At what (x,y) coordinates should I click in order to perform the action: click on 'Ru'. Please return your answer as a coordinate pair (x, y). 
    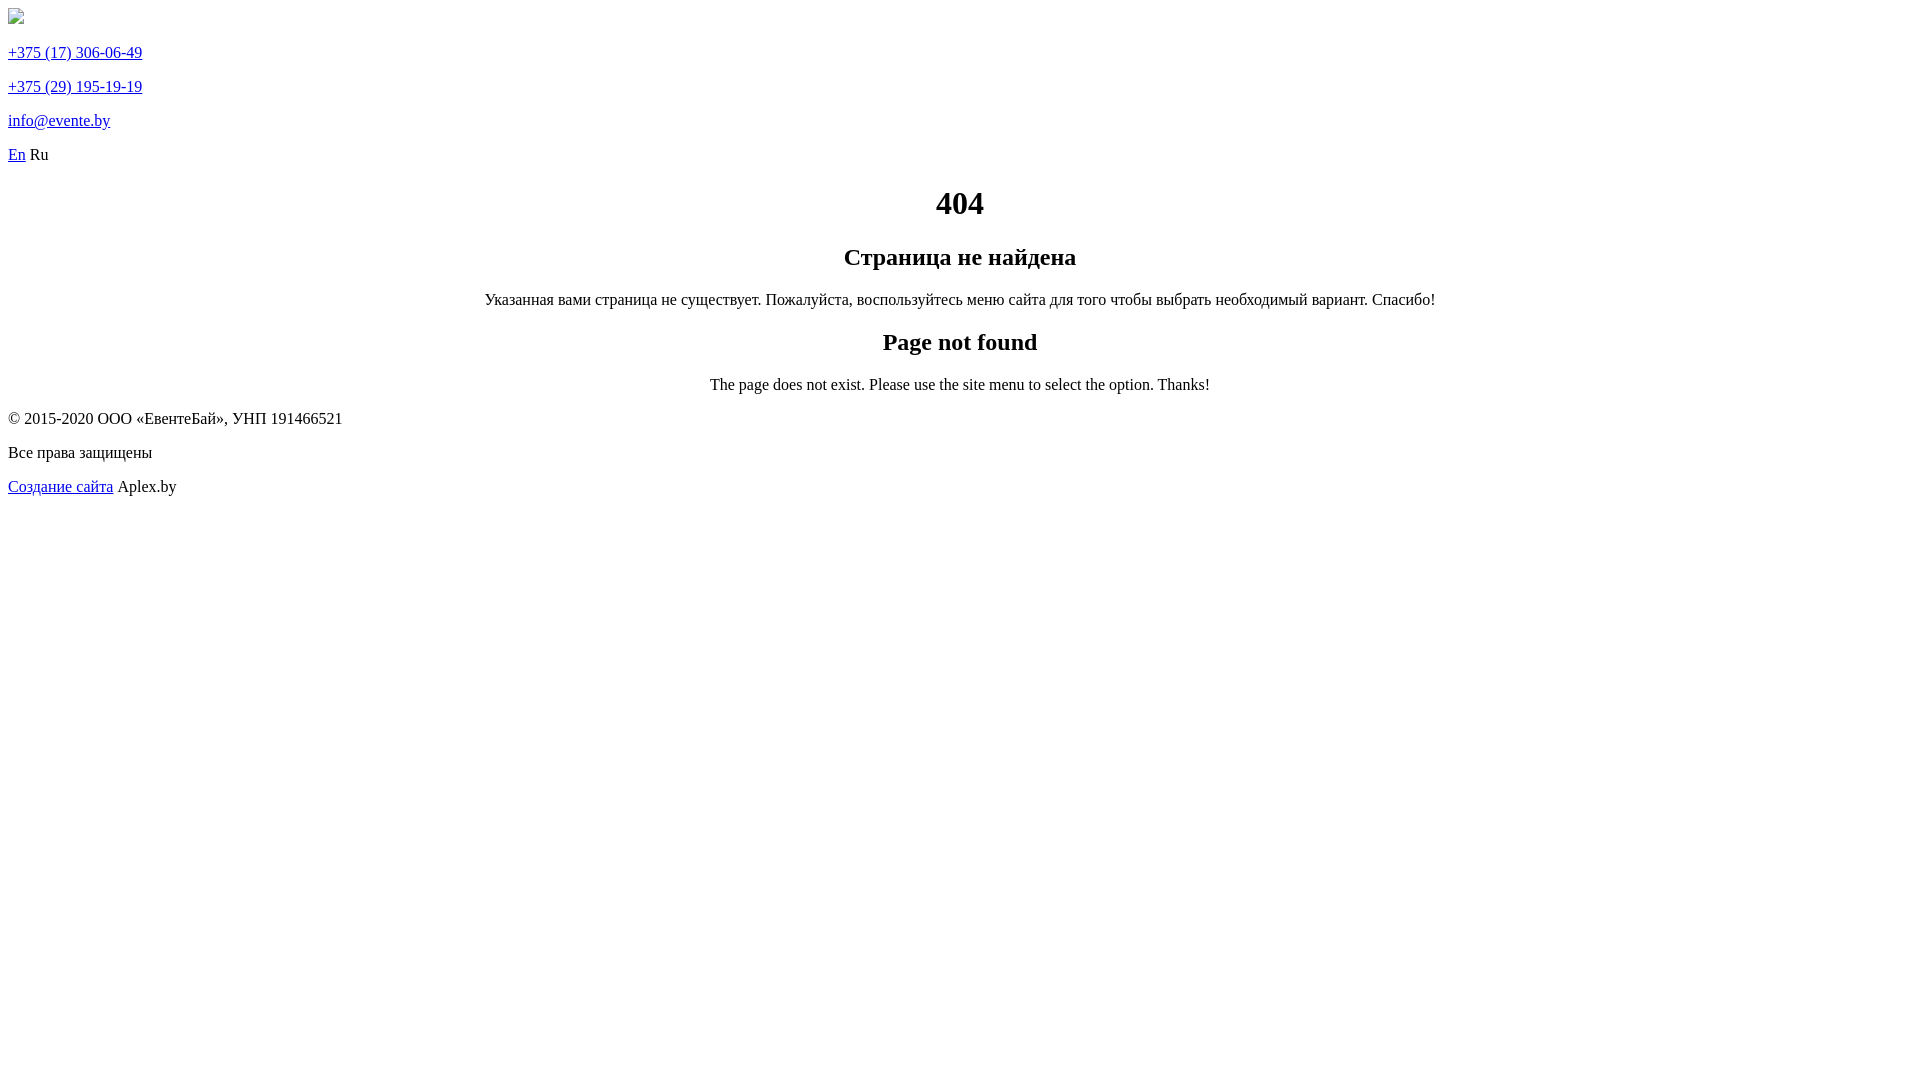
    Looking at the image, I should click on (39, 153).